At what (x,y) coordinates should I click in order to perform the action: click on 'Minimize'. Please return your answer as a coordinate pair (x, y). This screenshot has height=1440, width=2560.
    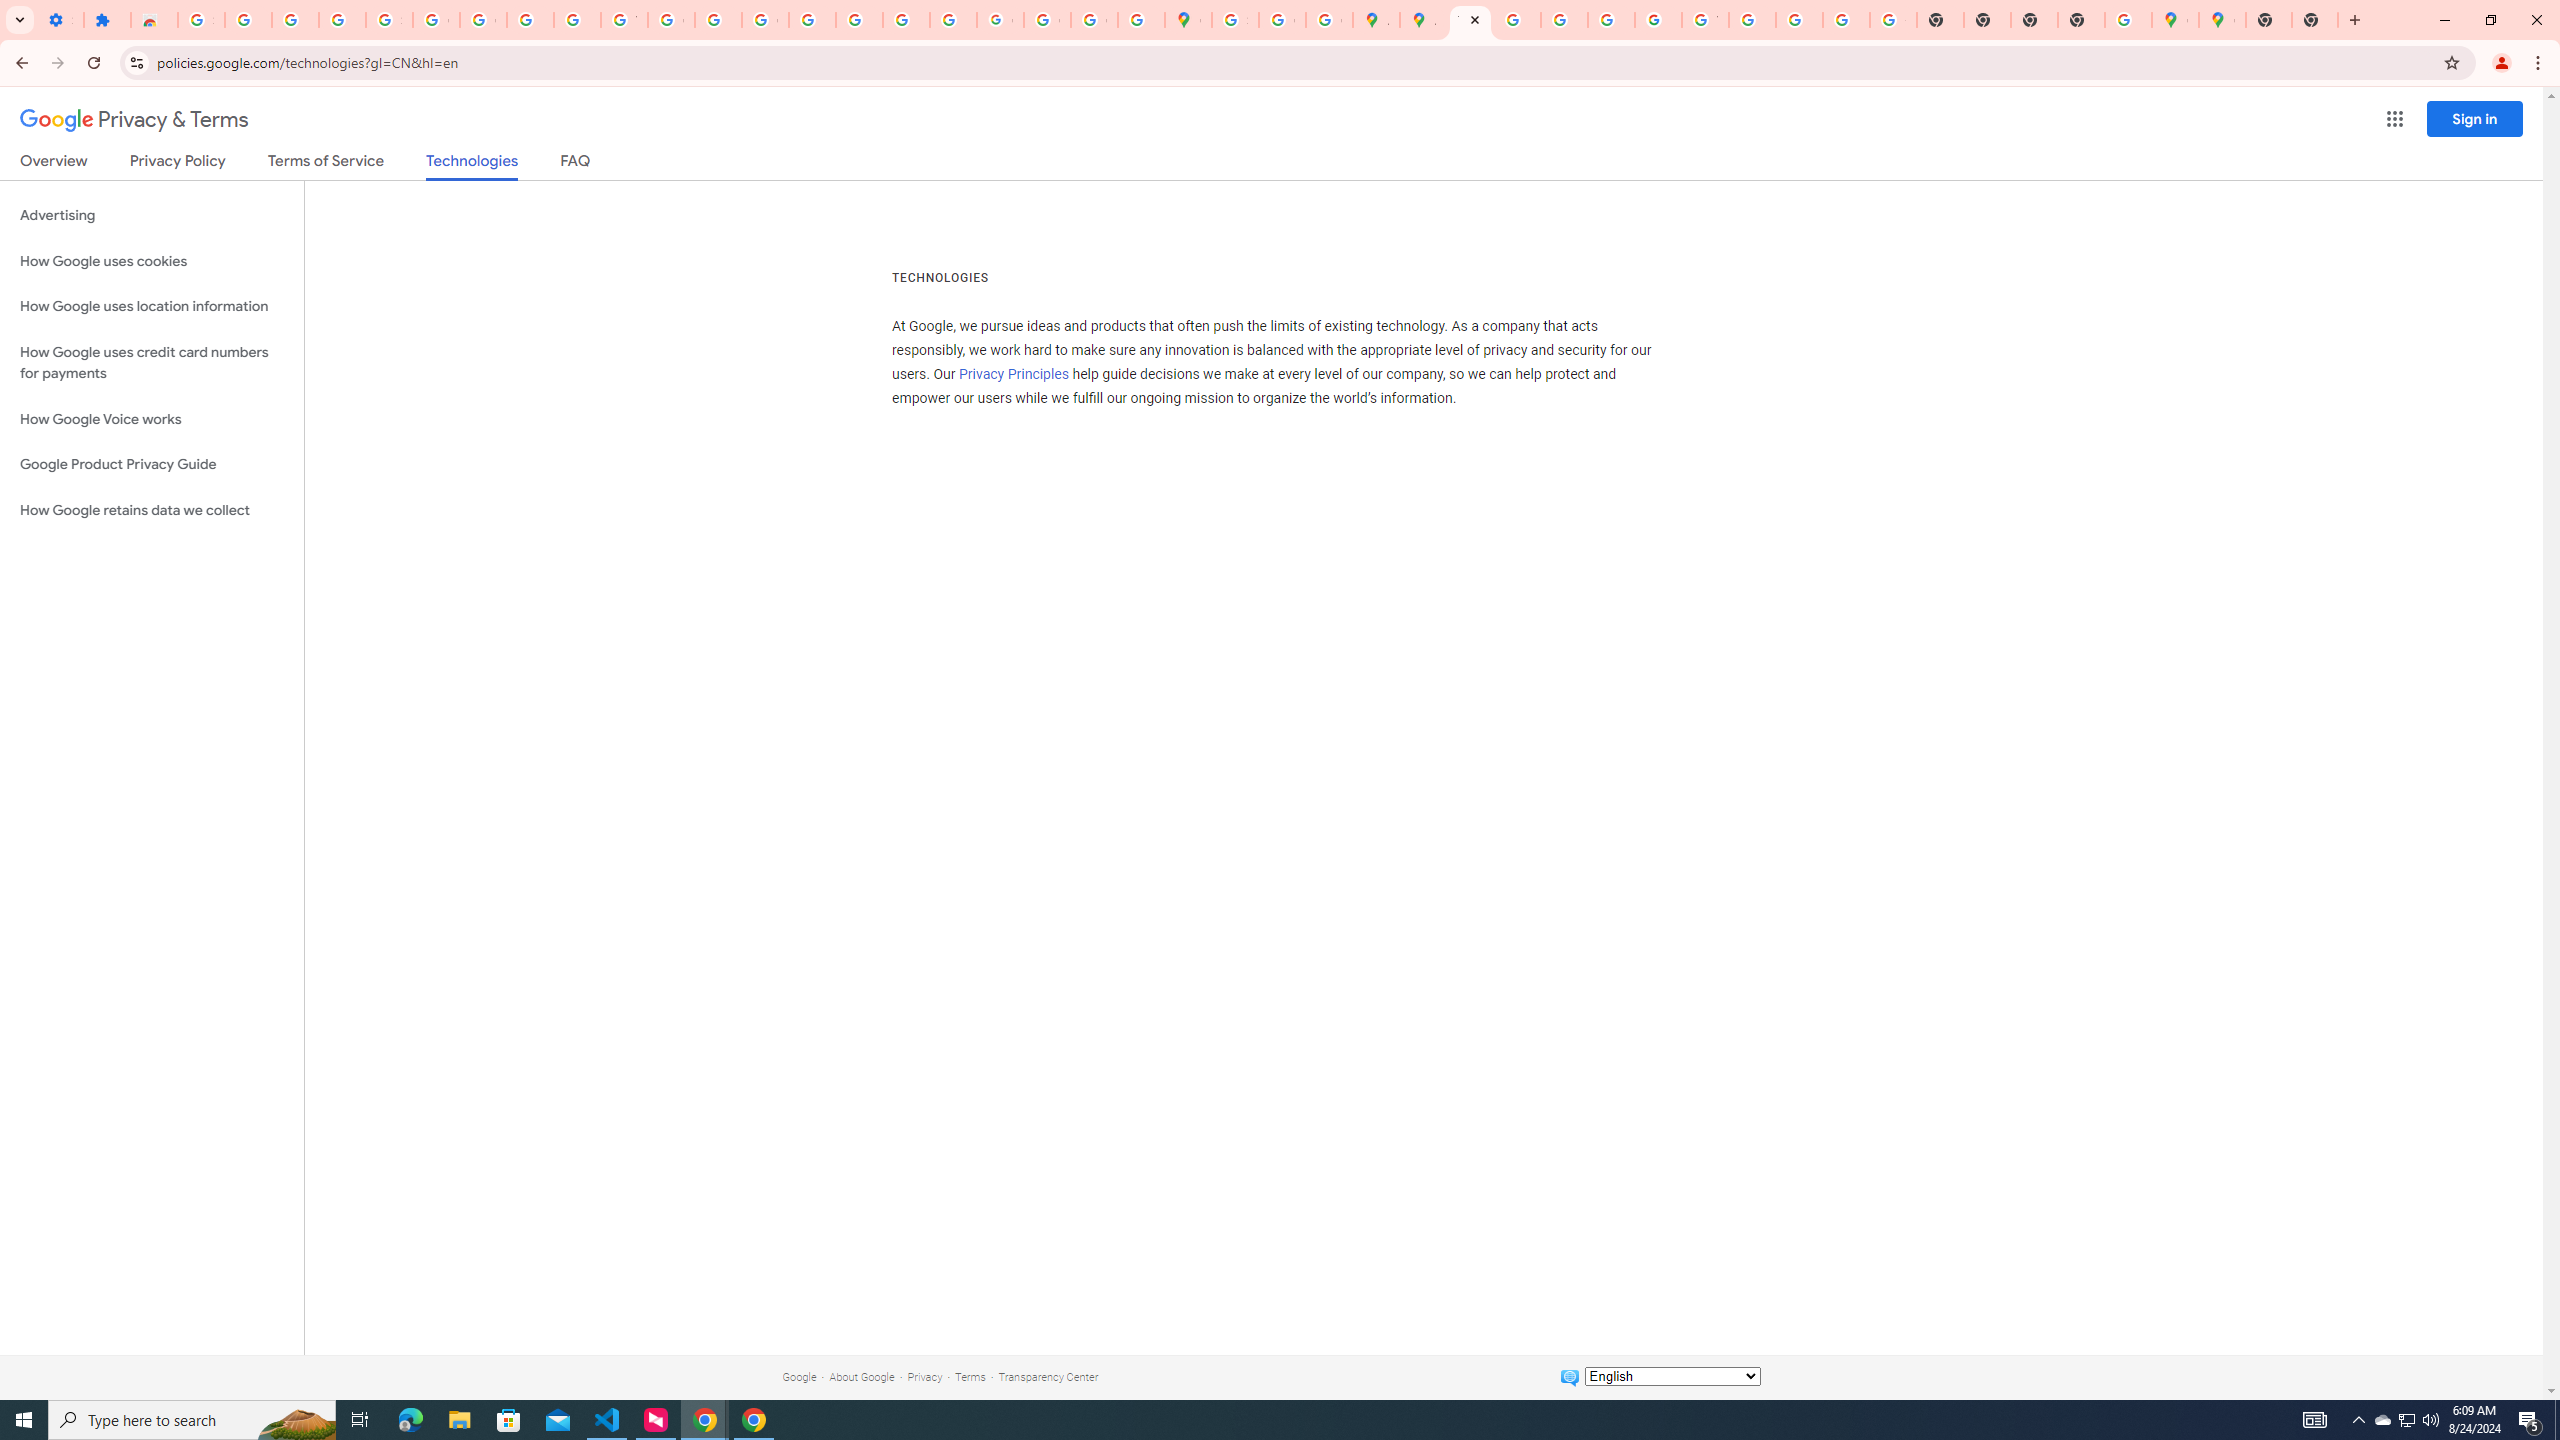
    Looking at the image, I should click on (2443, 19).